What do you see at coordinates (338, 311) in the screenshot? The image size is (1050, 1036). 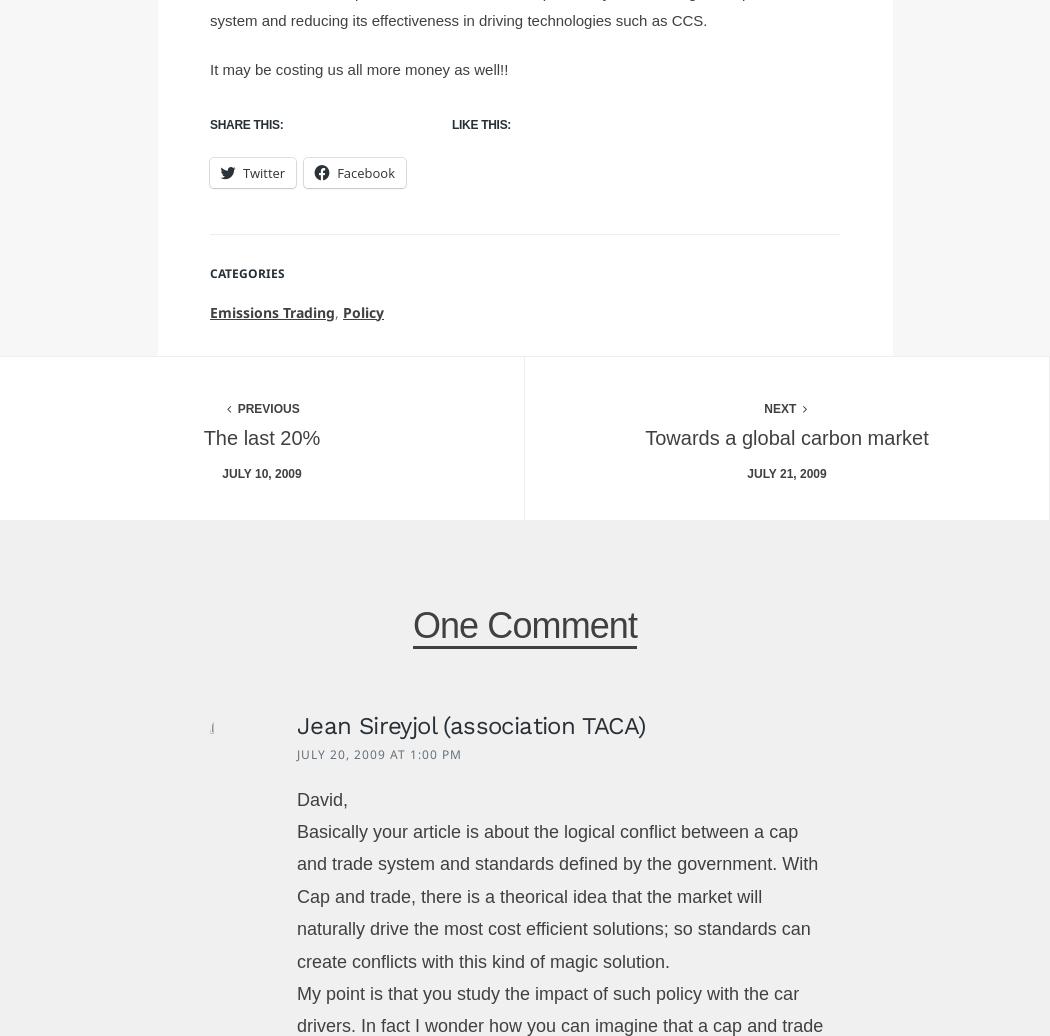 I see `','` at bounding box center [338, 311].